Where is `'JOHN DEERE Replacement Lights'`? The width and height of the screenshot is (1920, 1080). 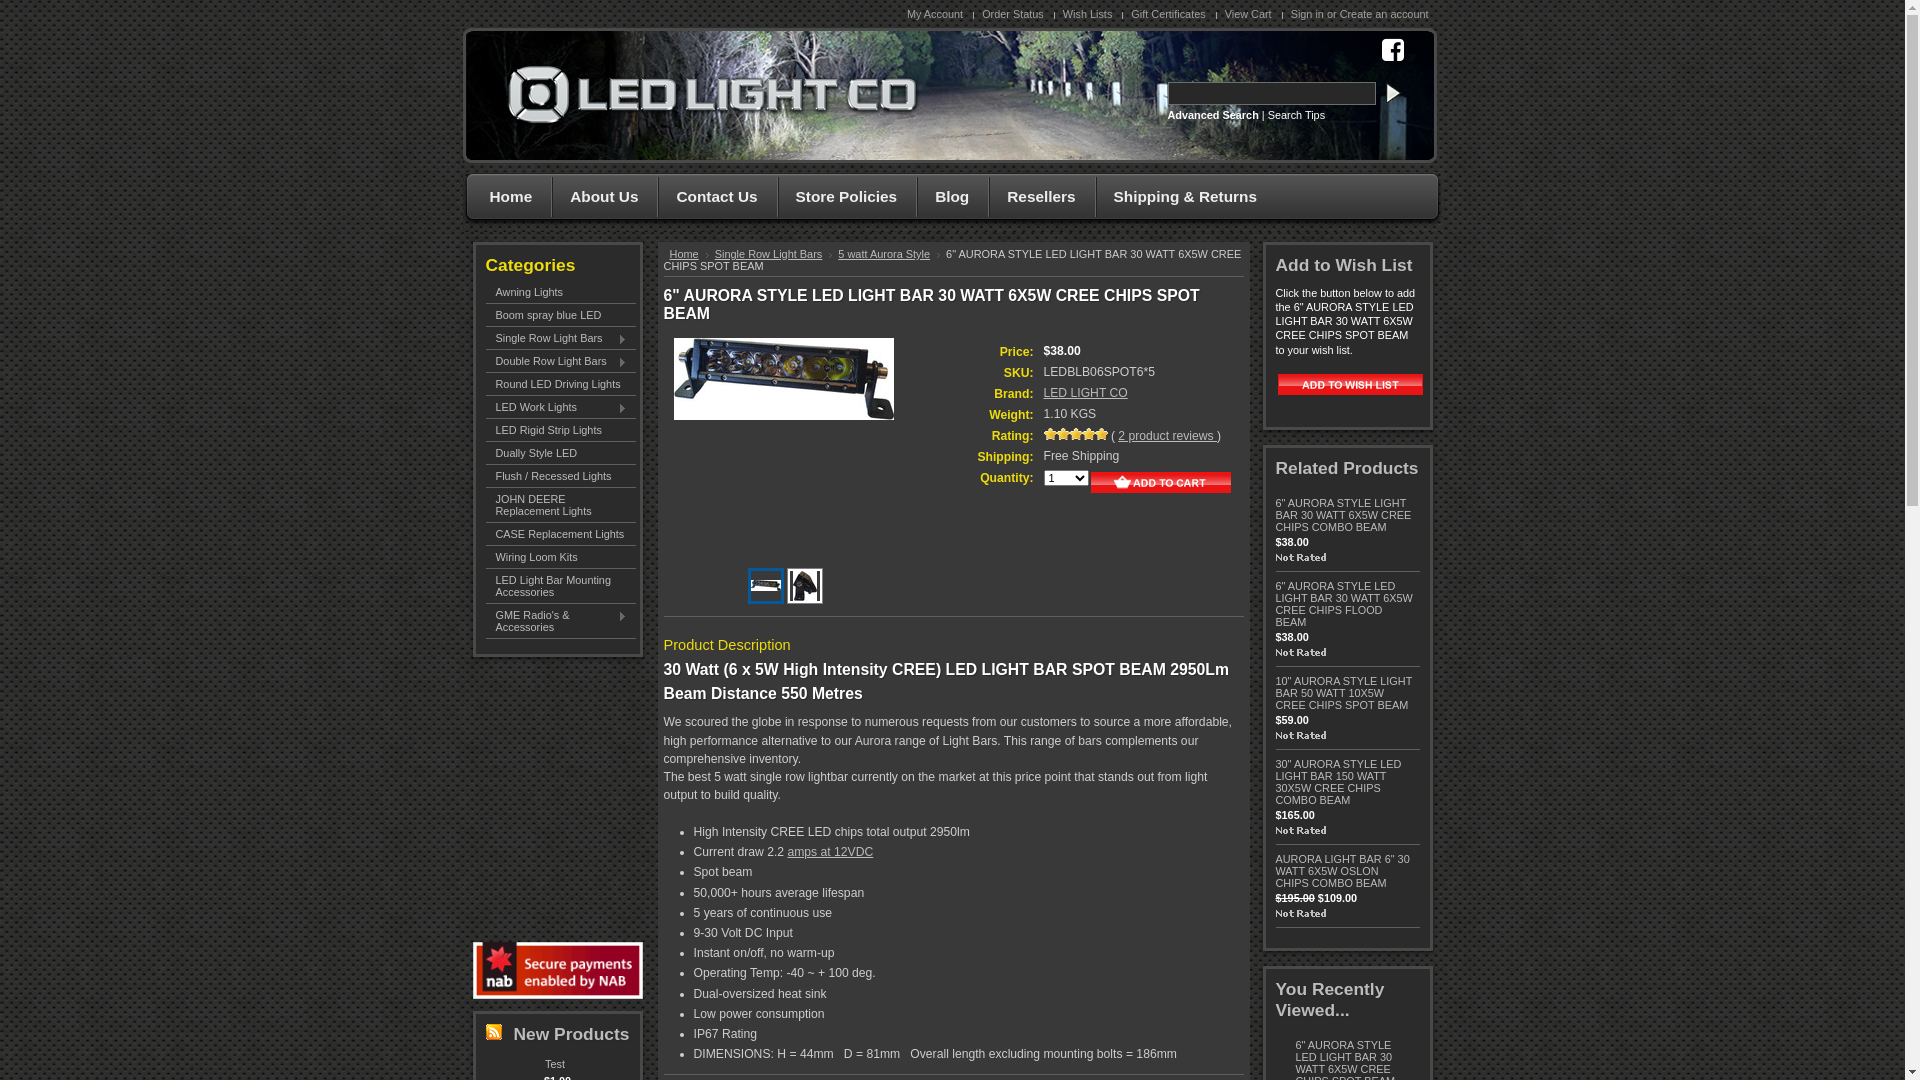
'JOHN DEERE Replacement Lights' is located at coordinates (560, 504).